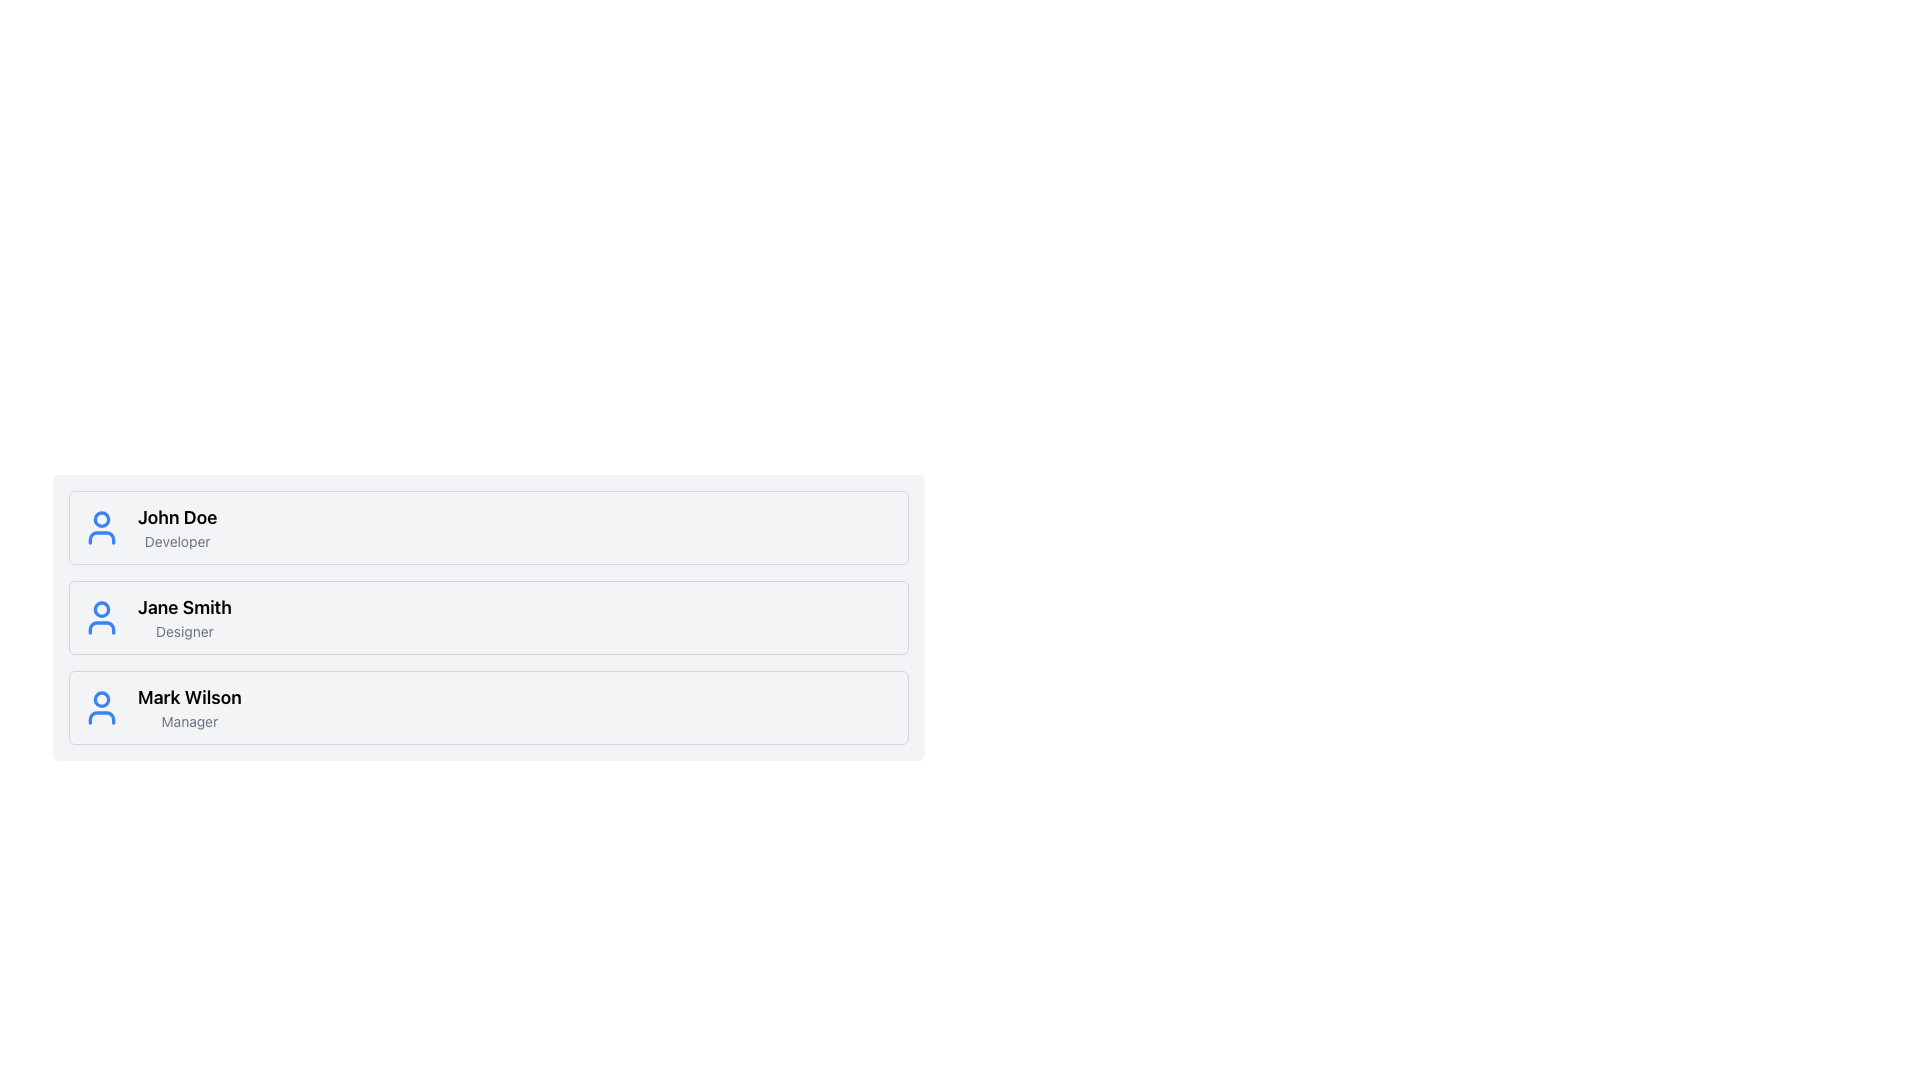 The image size is (1920, 1080). I want to click on the Text Display element showing 'Mark Wilson' and 'Manager' located at the bottom of the user entries list, so click(189, 707).